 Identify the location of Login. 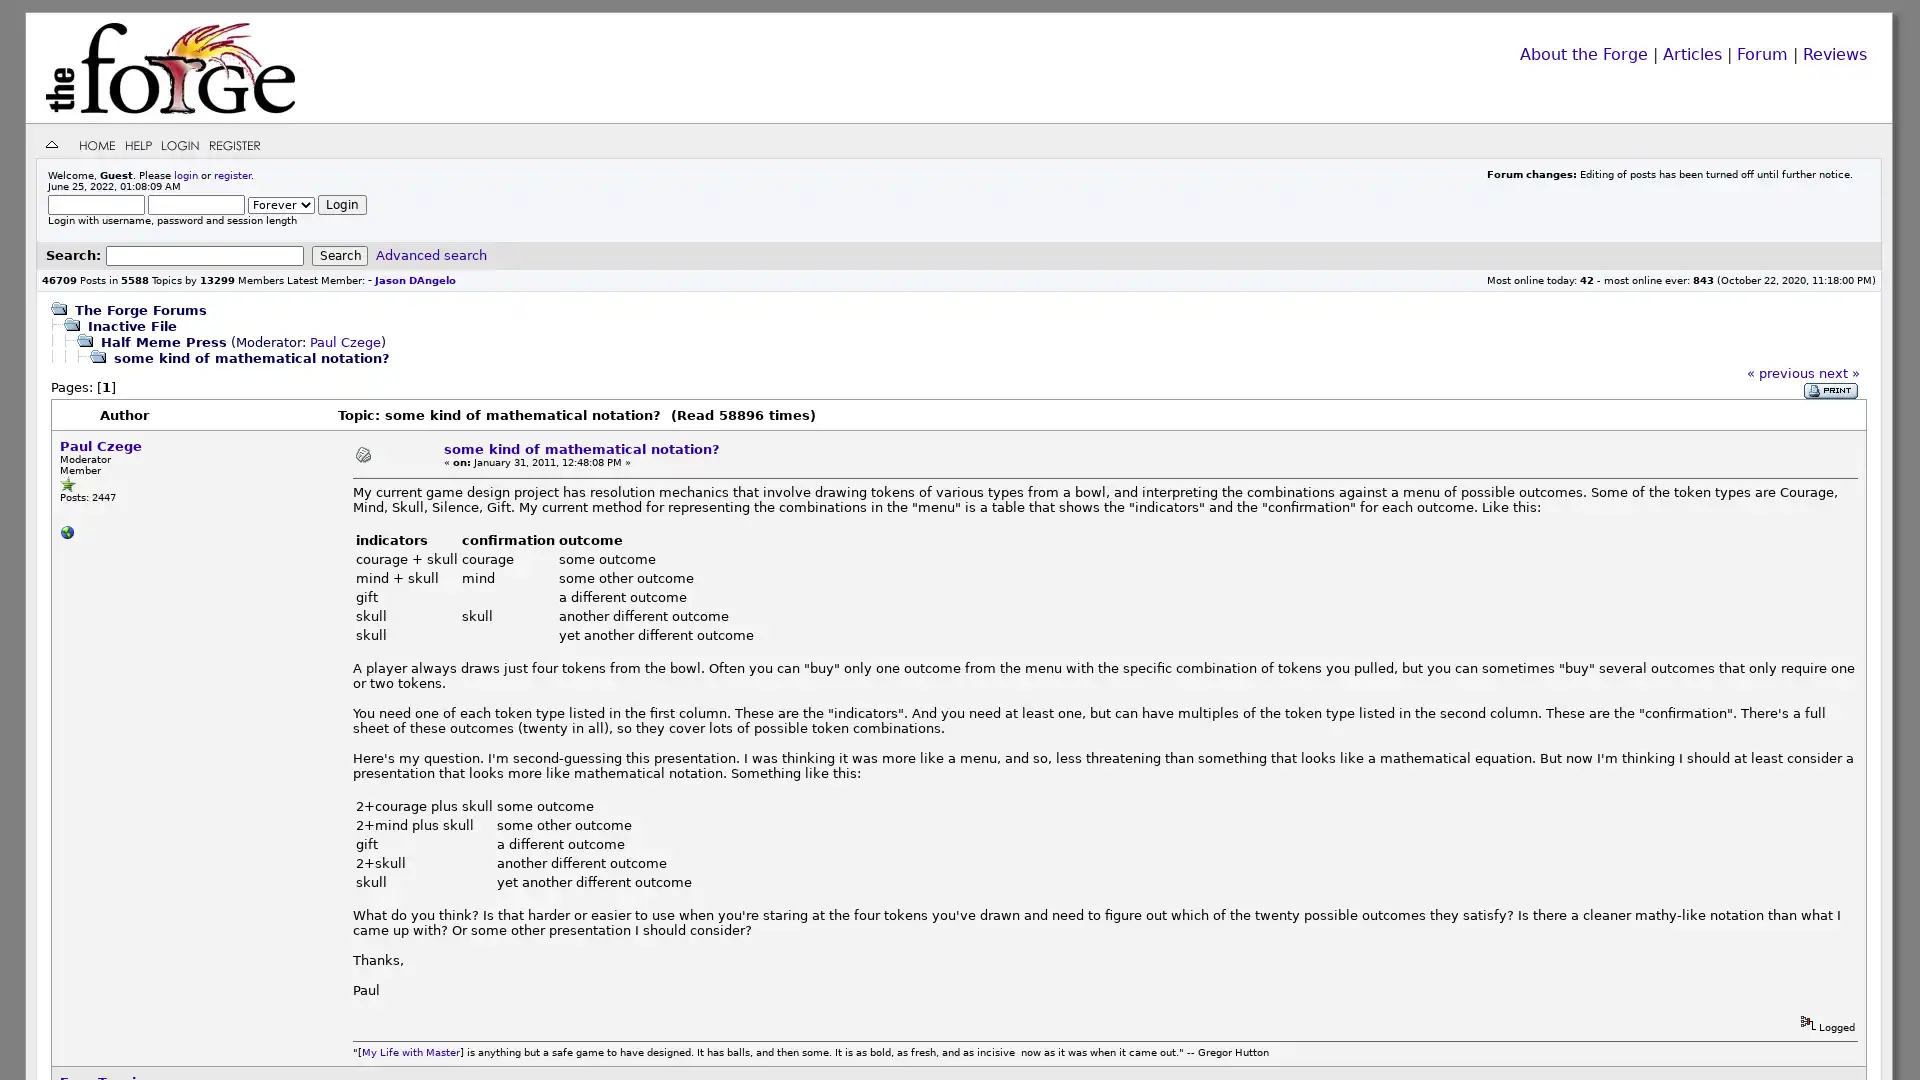
(342, 204).